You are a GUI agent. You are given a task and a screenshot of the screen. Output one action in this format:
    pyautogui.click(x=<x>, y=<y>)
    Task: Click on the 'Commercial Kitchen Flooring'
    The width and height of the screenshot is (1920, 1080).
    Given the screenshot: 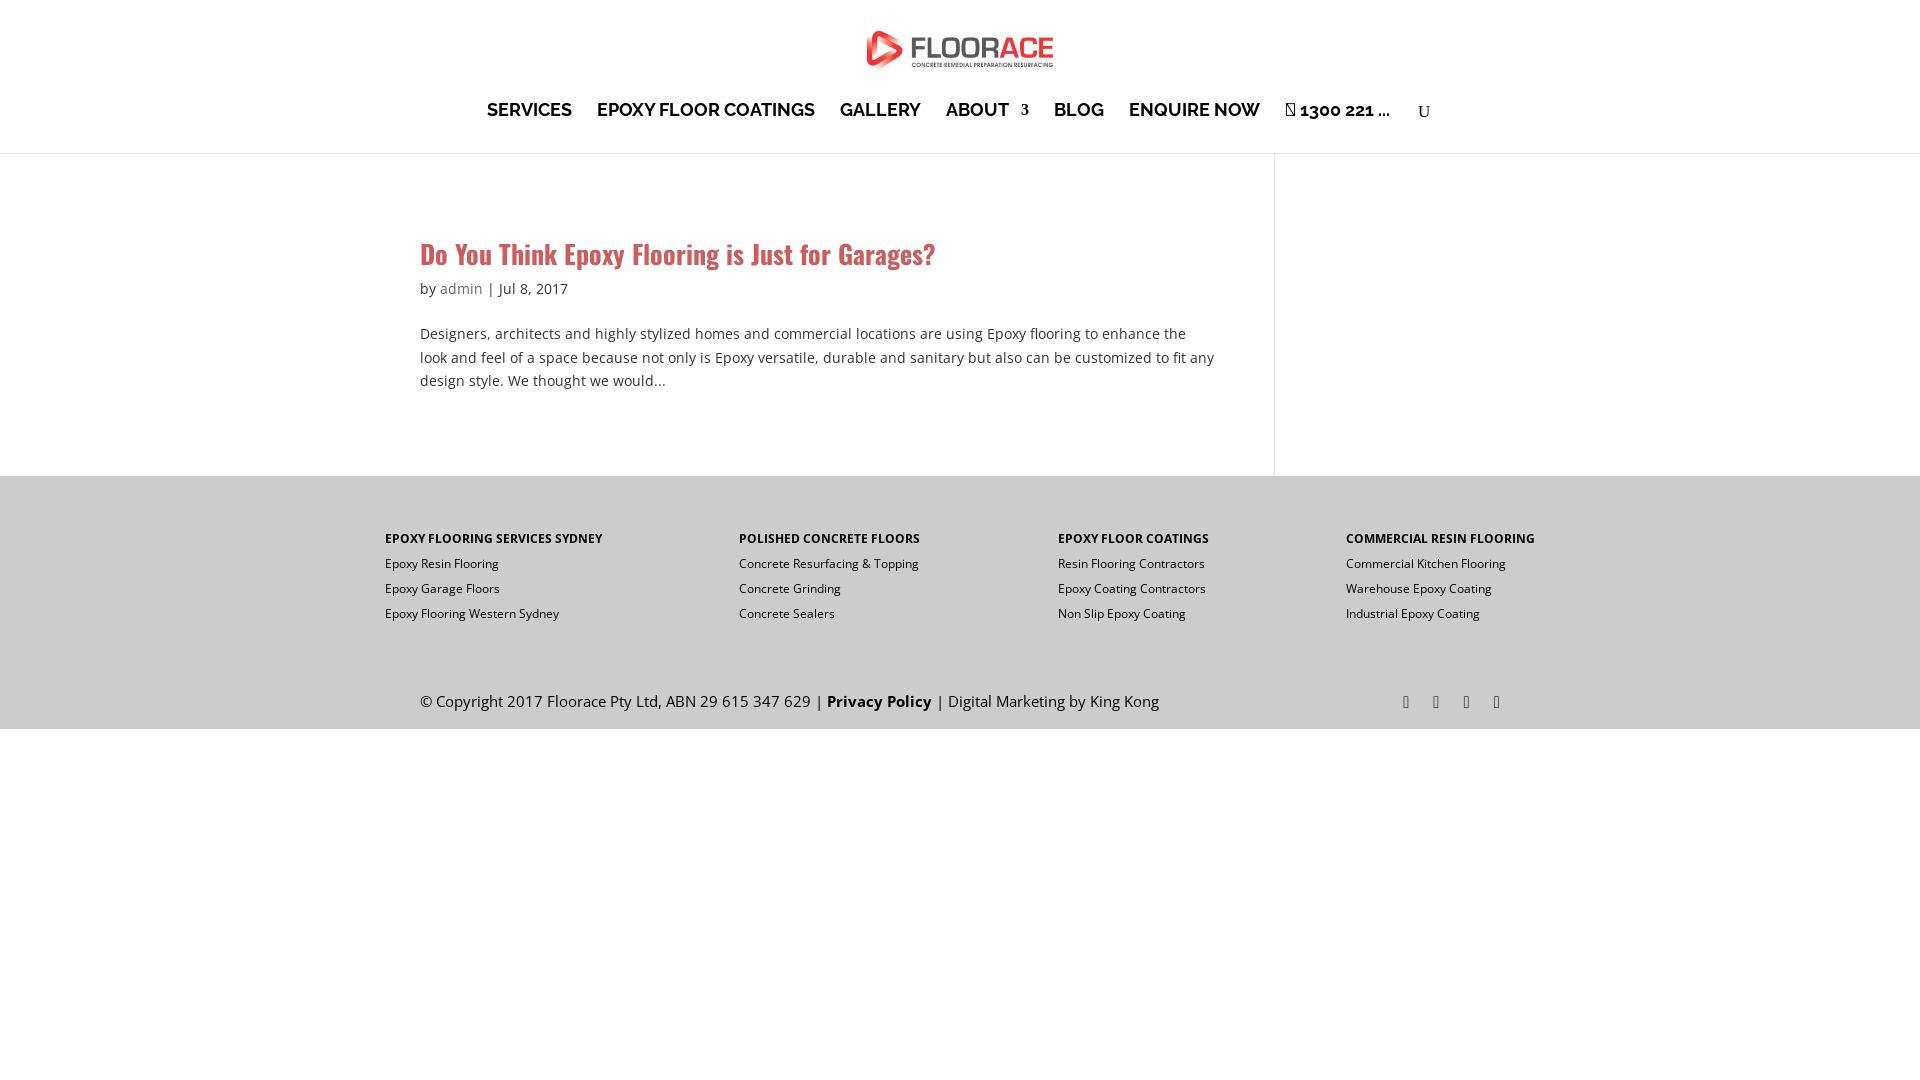 What is the action you would take?
    pyautogui.click(x=1424, y=563)
    